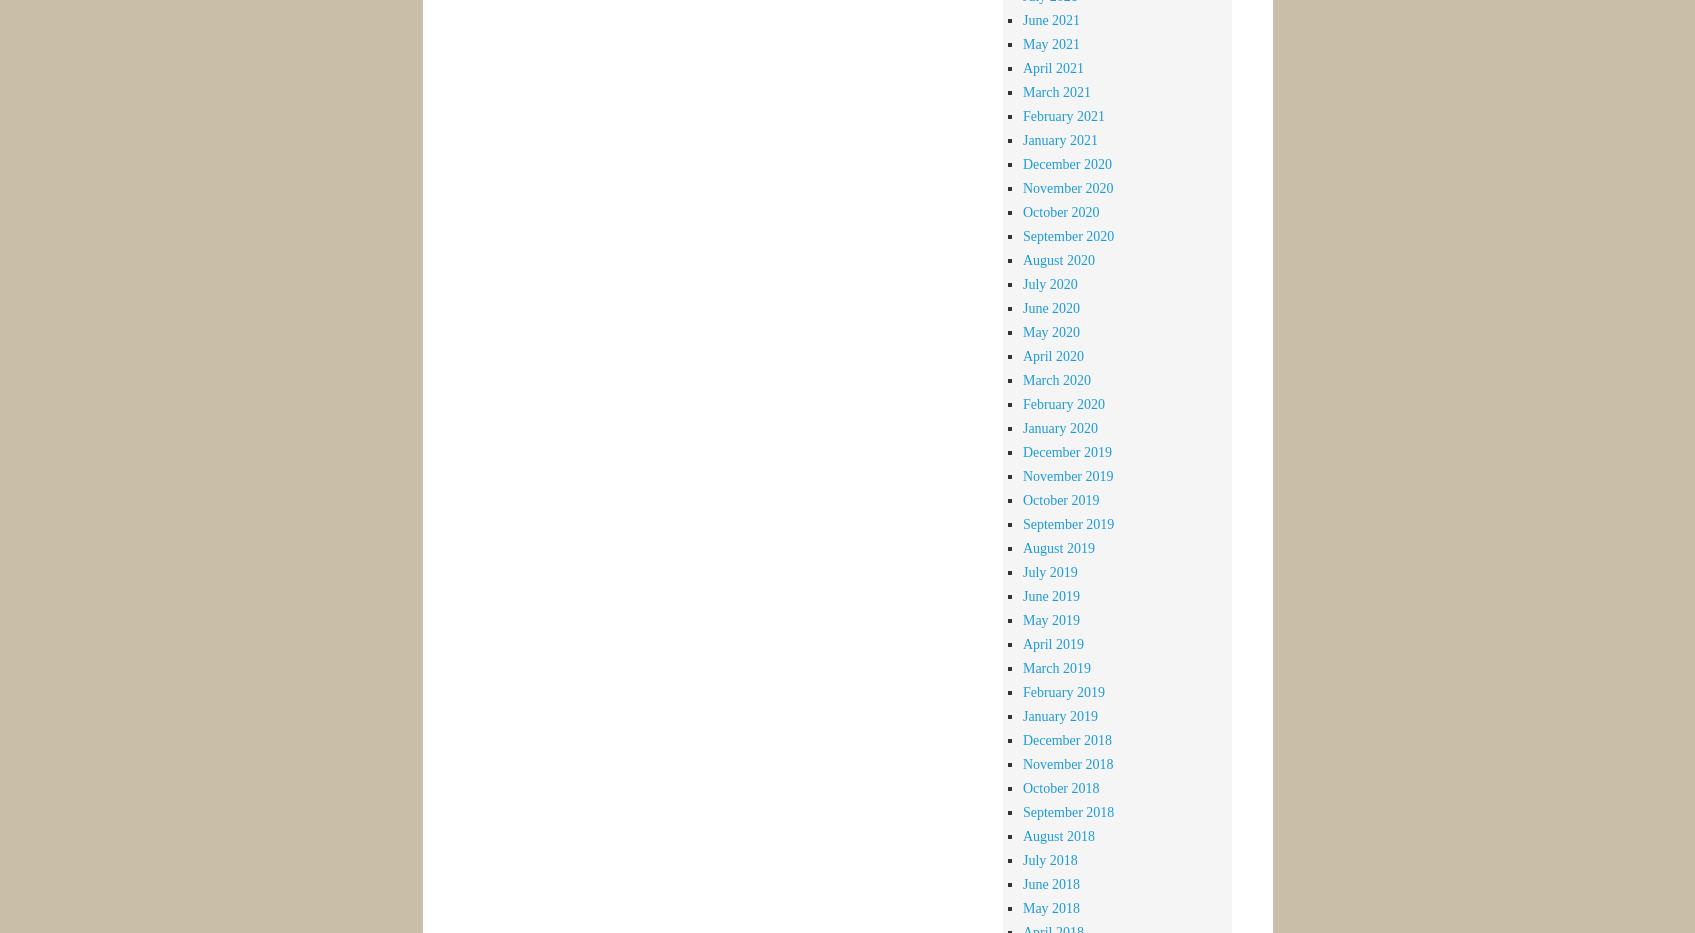 This screenshot has height=933, width=1695. Describe the element at coordinates (1059, 426) in the screenshot. I see `'January 2020'` at that location.